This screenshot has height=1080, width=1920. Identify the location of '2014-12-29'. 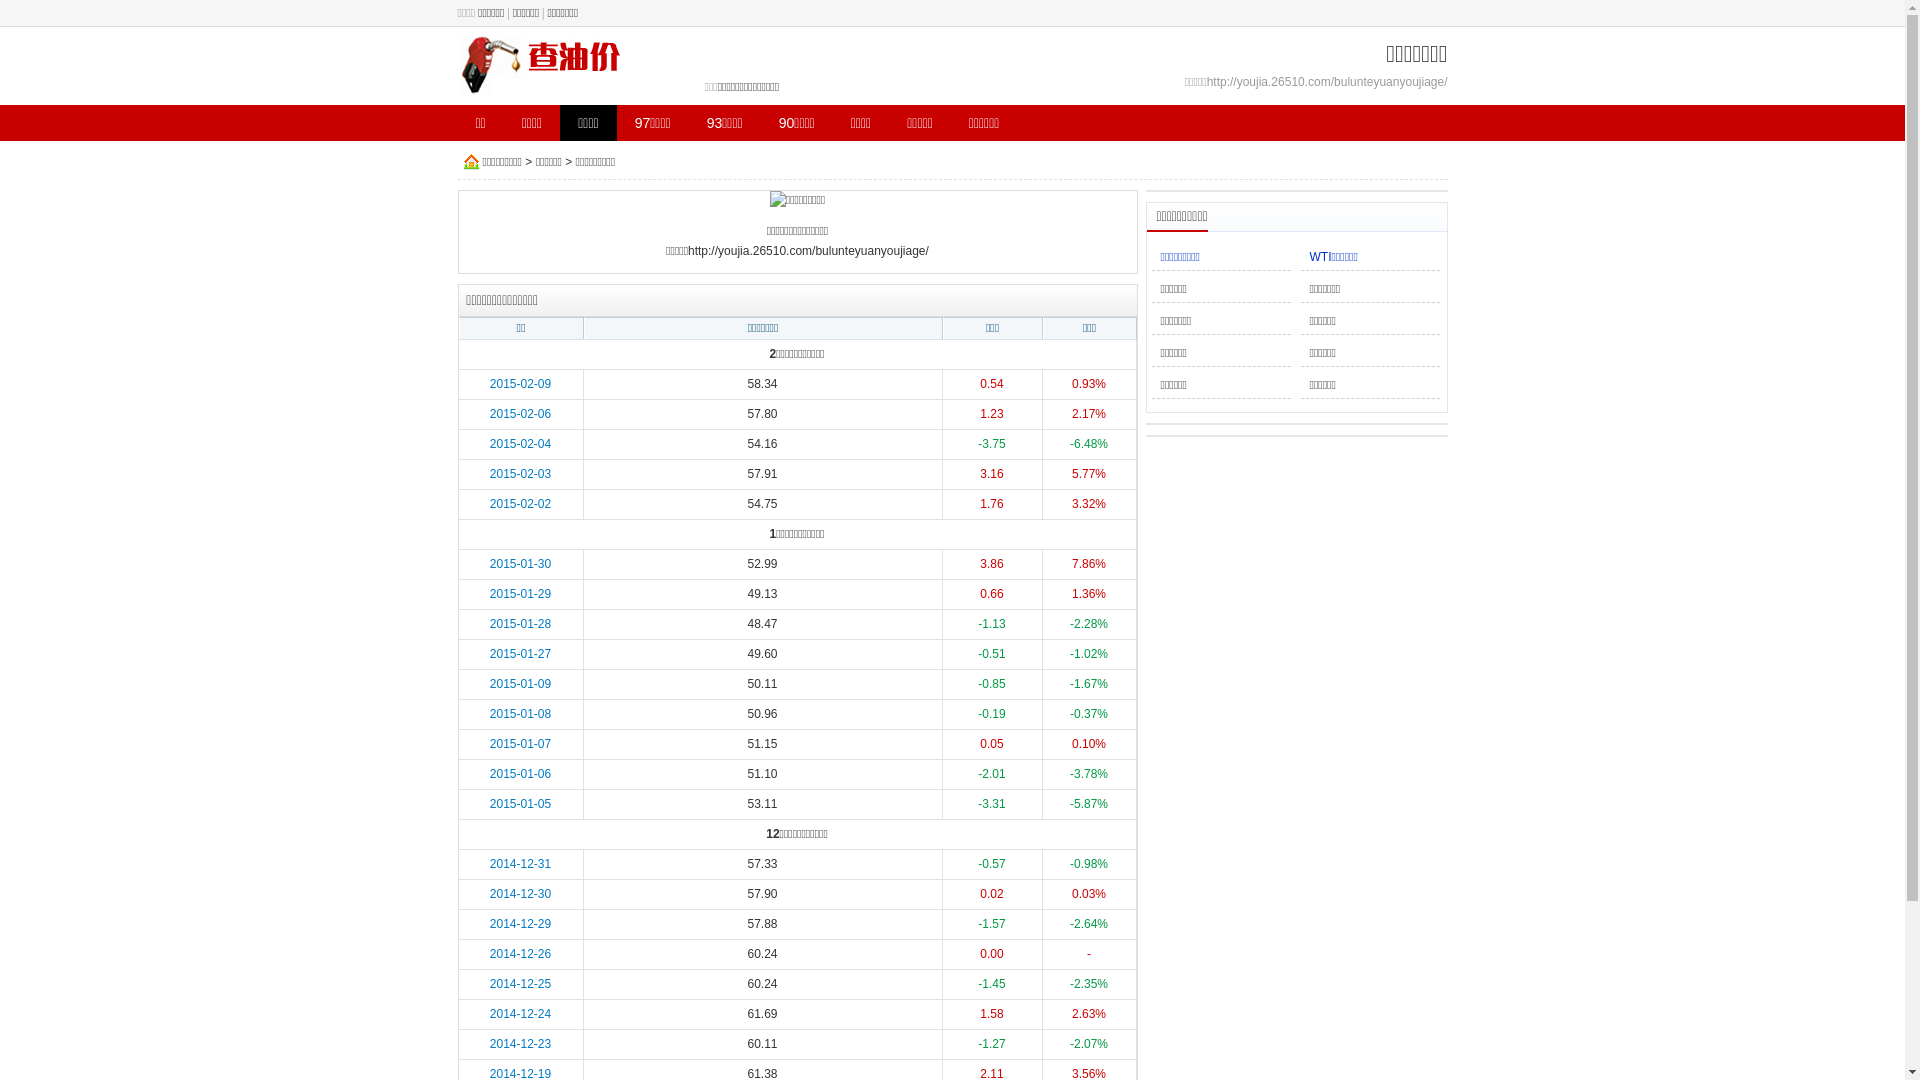
(520, 924).